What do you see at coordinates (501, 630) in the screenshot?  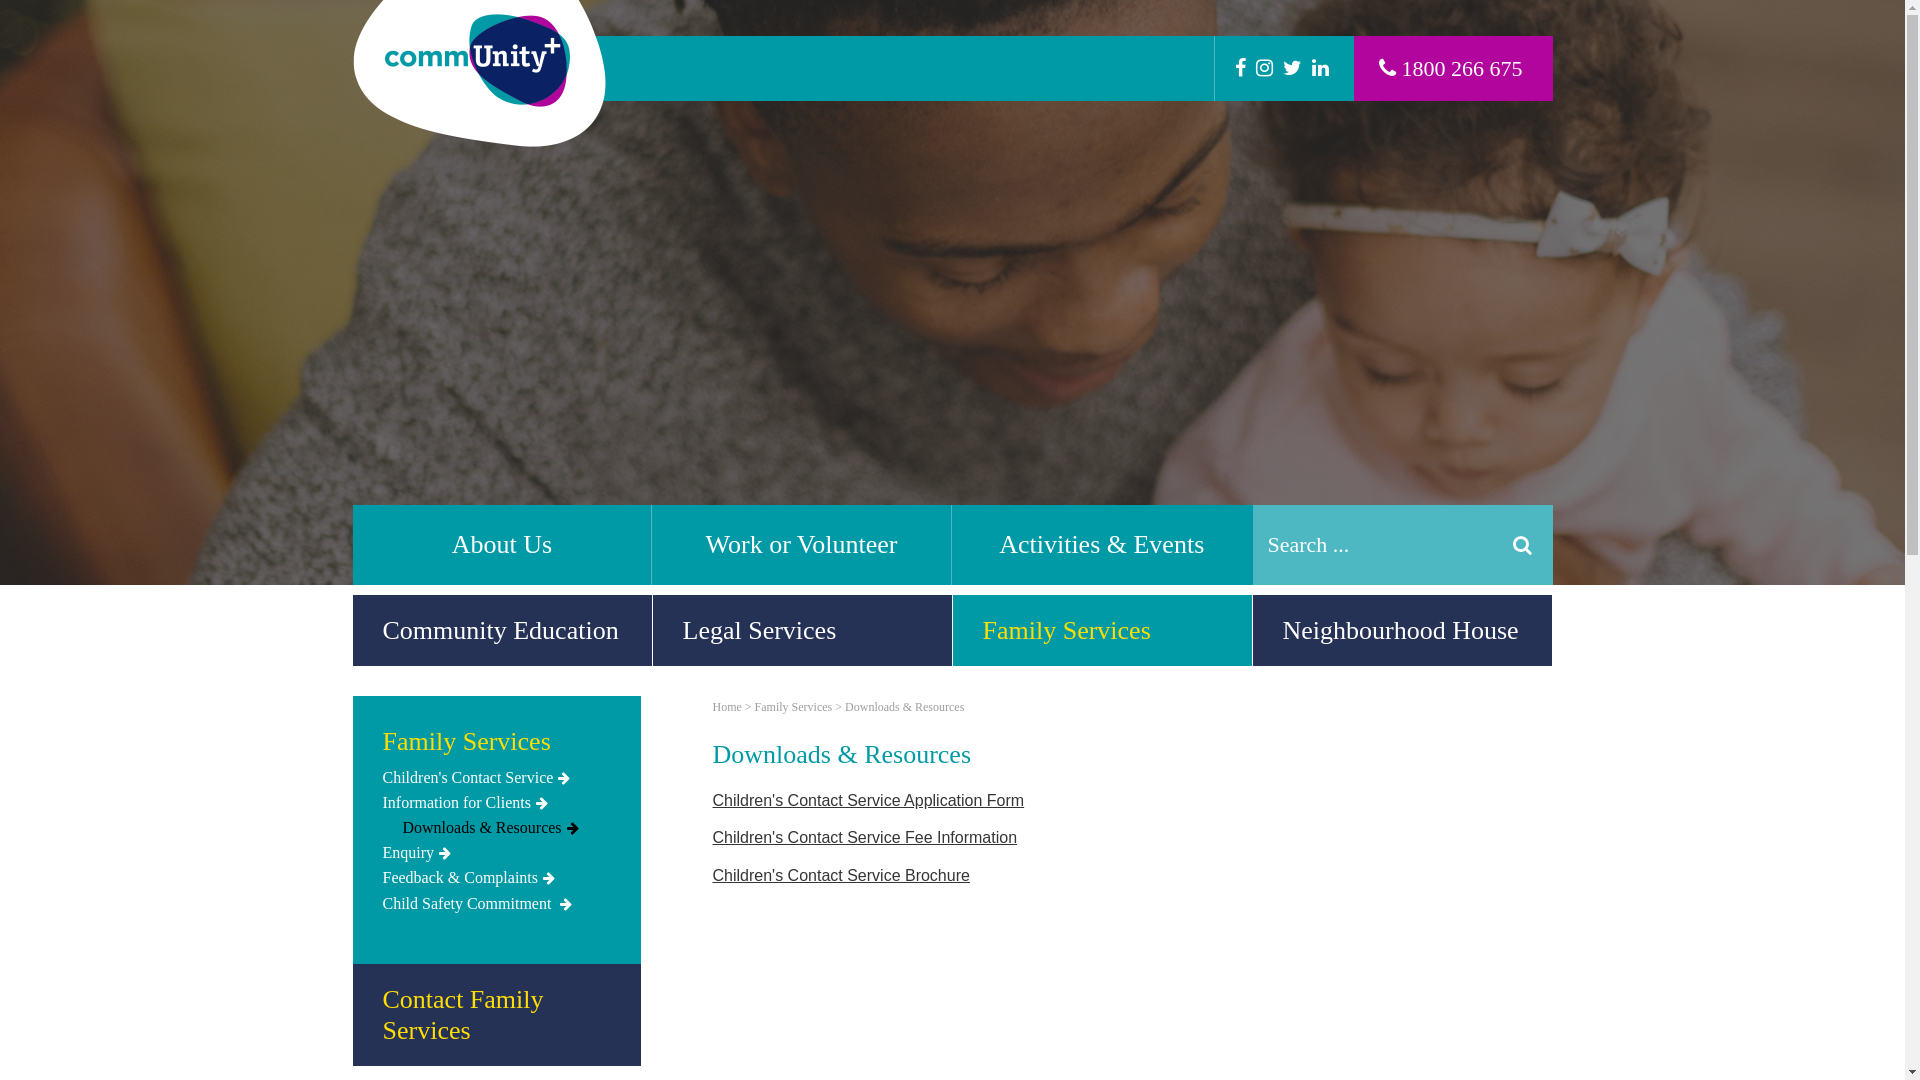 I see `'Community Education'` at bounding box center [501, 630].